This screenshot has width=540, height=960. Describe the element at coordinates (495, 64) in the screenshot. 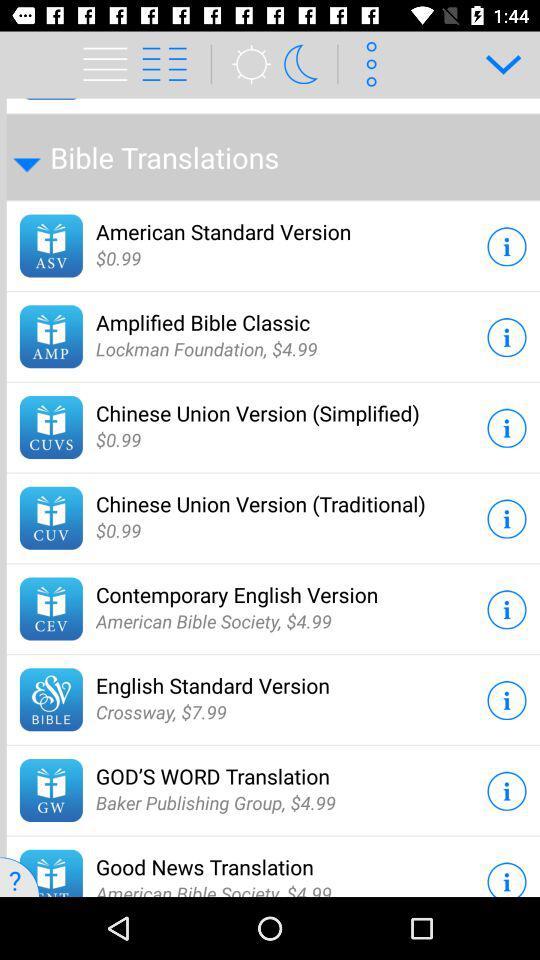

I see `the expand_more icon` at that location.